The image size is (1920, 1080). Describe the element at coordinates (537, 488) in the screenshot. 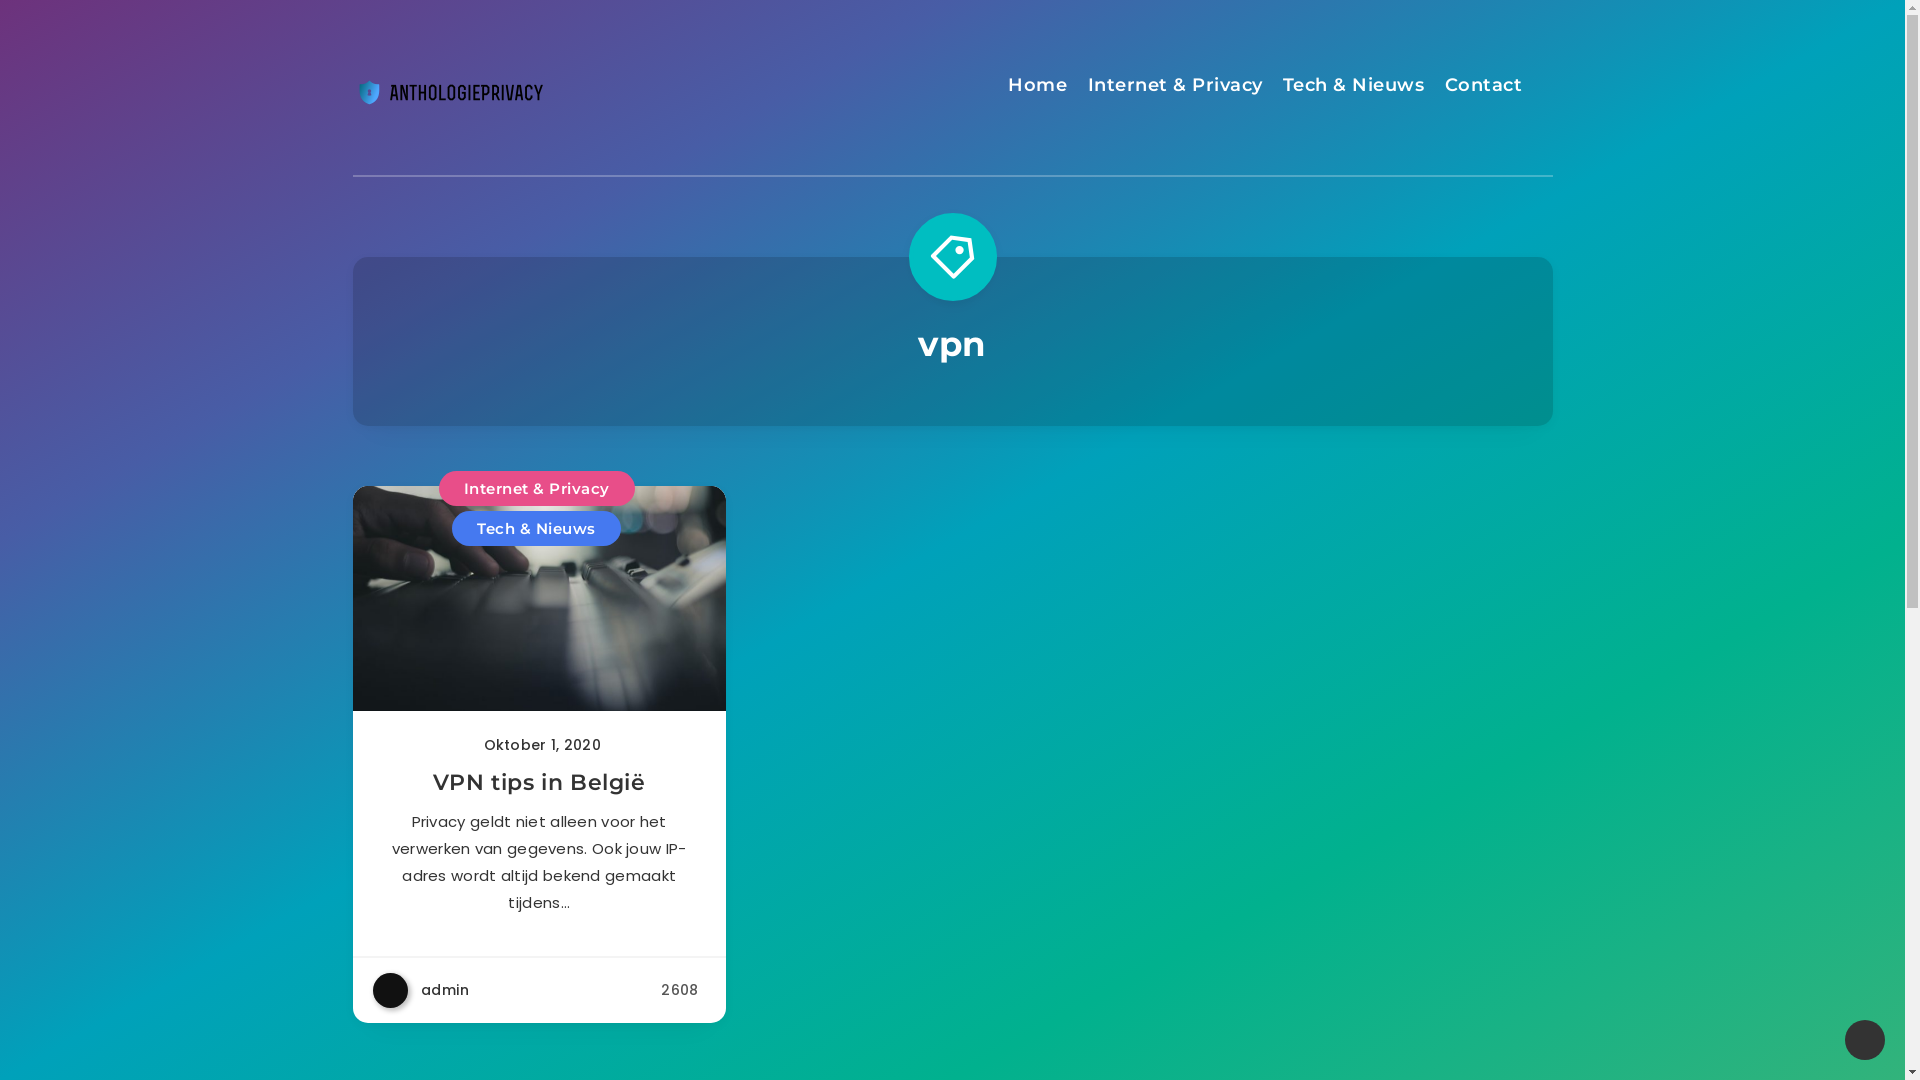

I see `'Internet & Privacy'` at that location.